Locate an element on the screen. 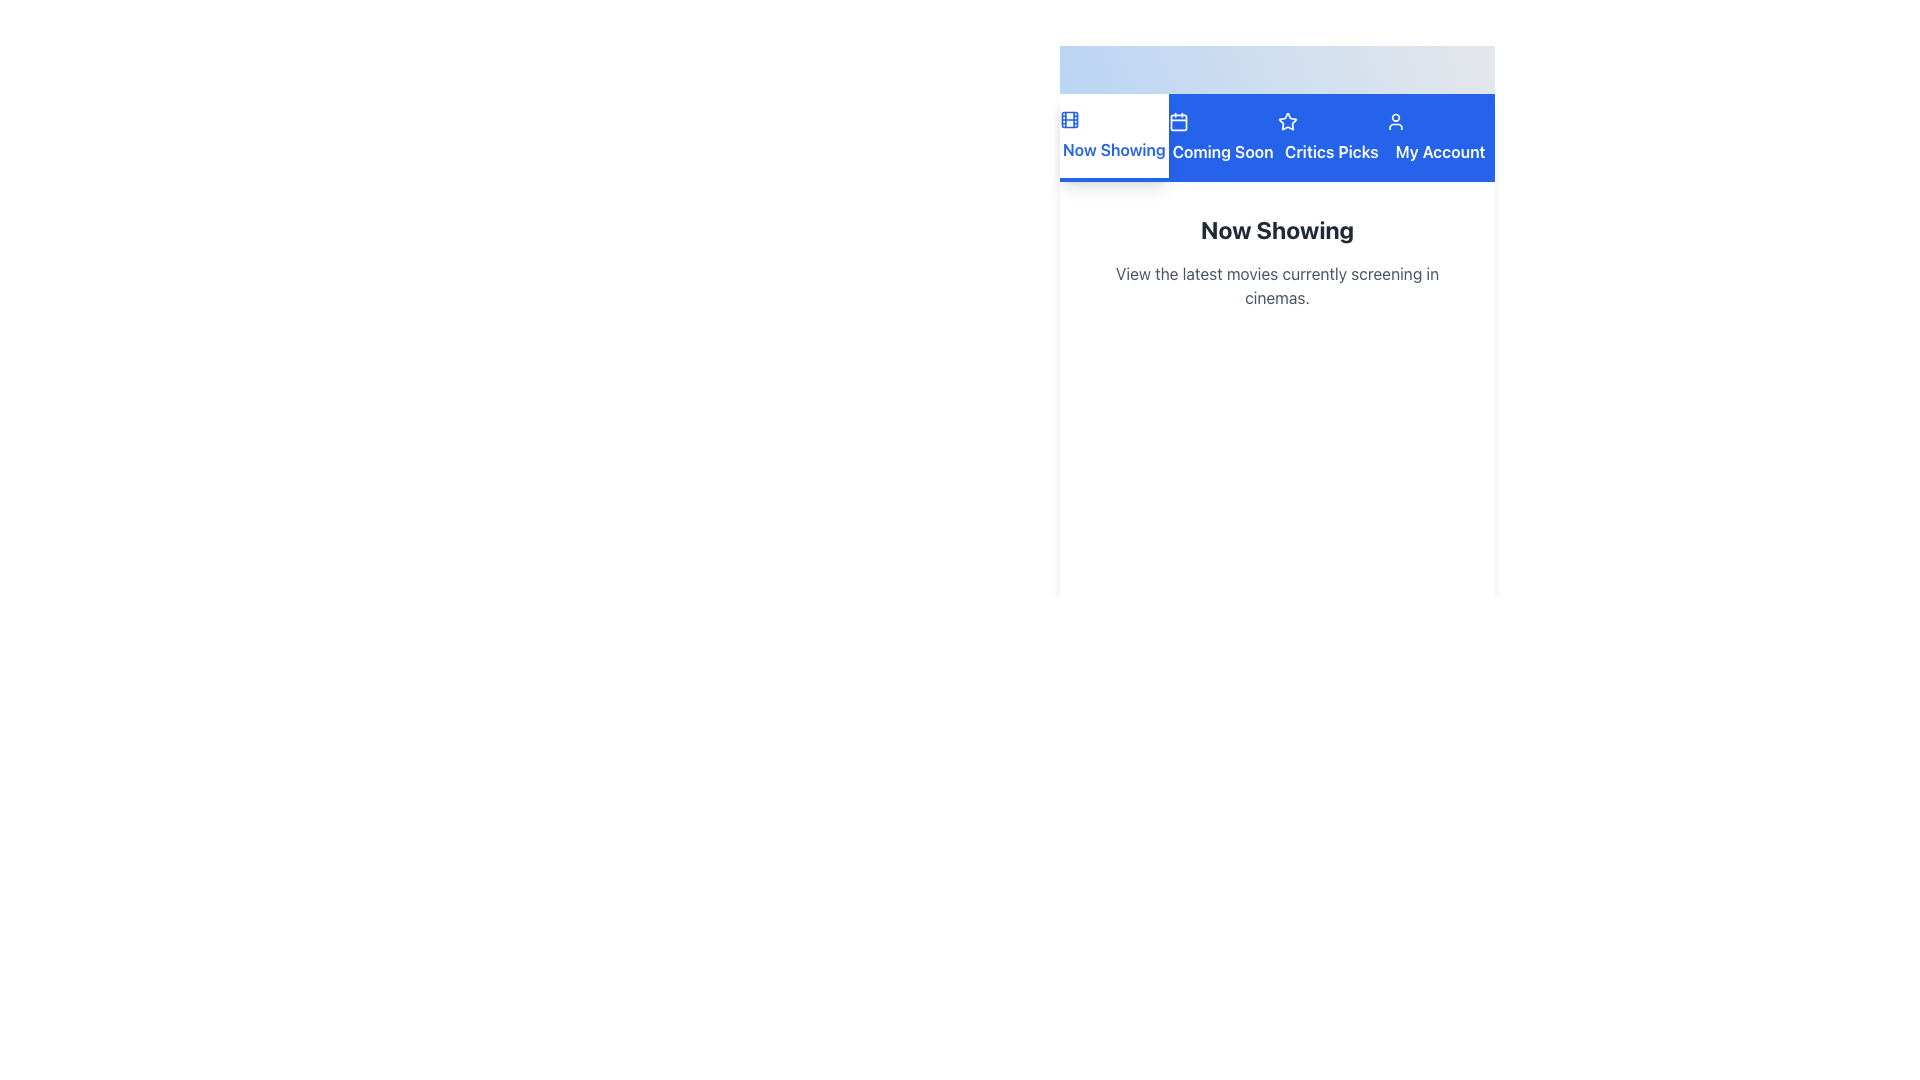  the second navigation item in the top navigation bar is located at coordinates (1222, 150).